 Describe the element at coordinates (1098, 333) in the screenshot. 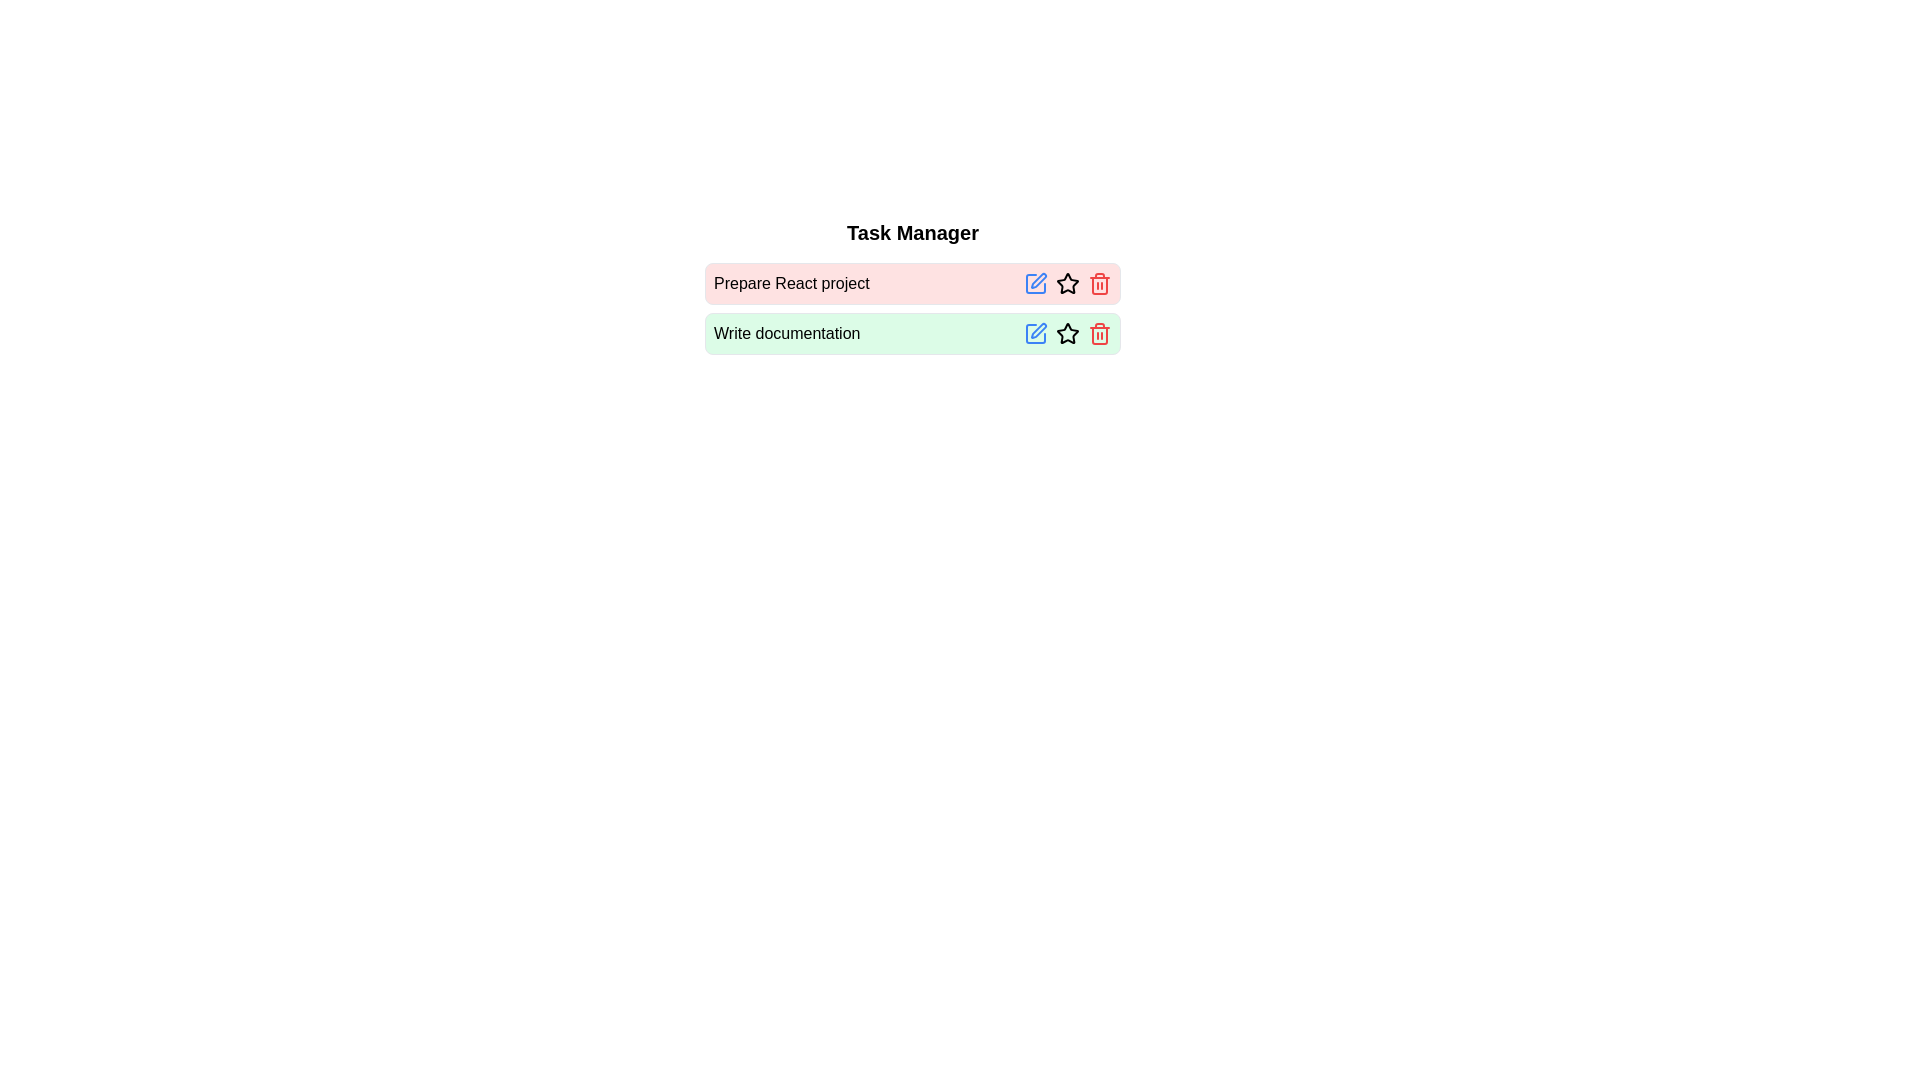

I see `the trash can icon-button associated with the 'Write documentation' task to potentially see a tooltip describing its function` at that location.